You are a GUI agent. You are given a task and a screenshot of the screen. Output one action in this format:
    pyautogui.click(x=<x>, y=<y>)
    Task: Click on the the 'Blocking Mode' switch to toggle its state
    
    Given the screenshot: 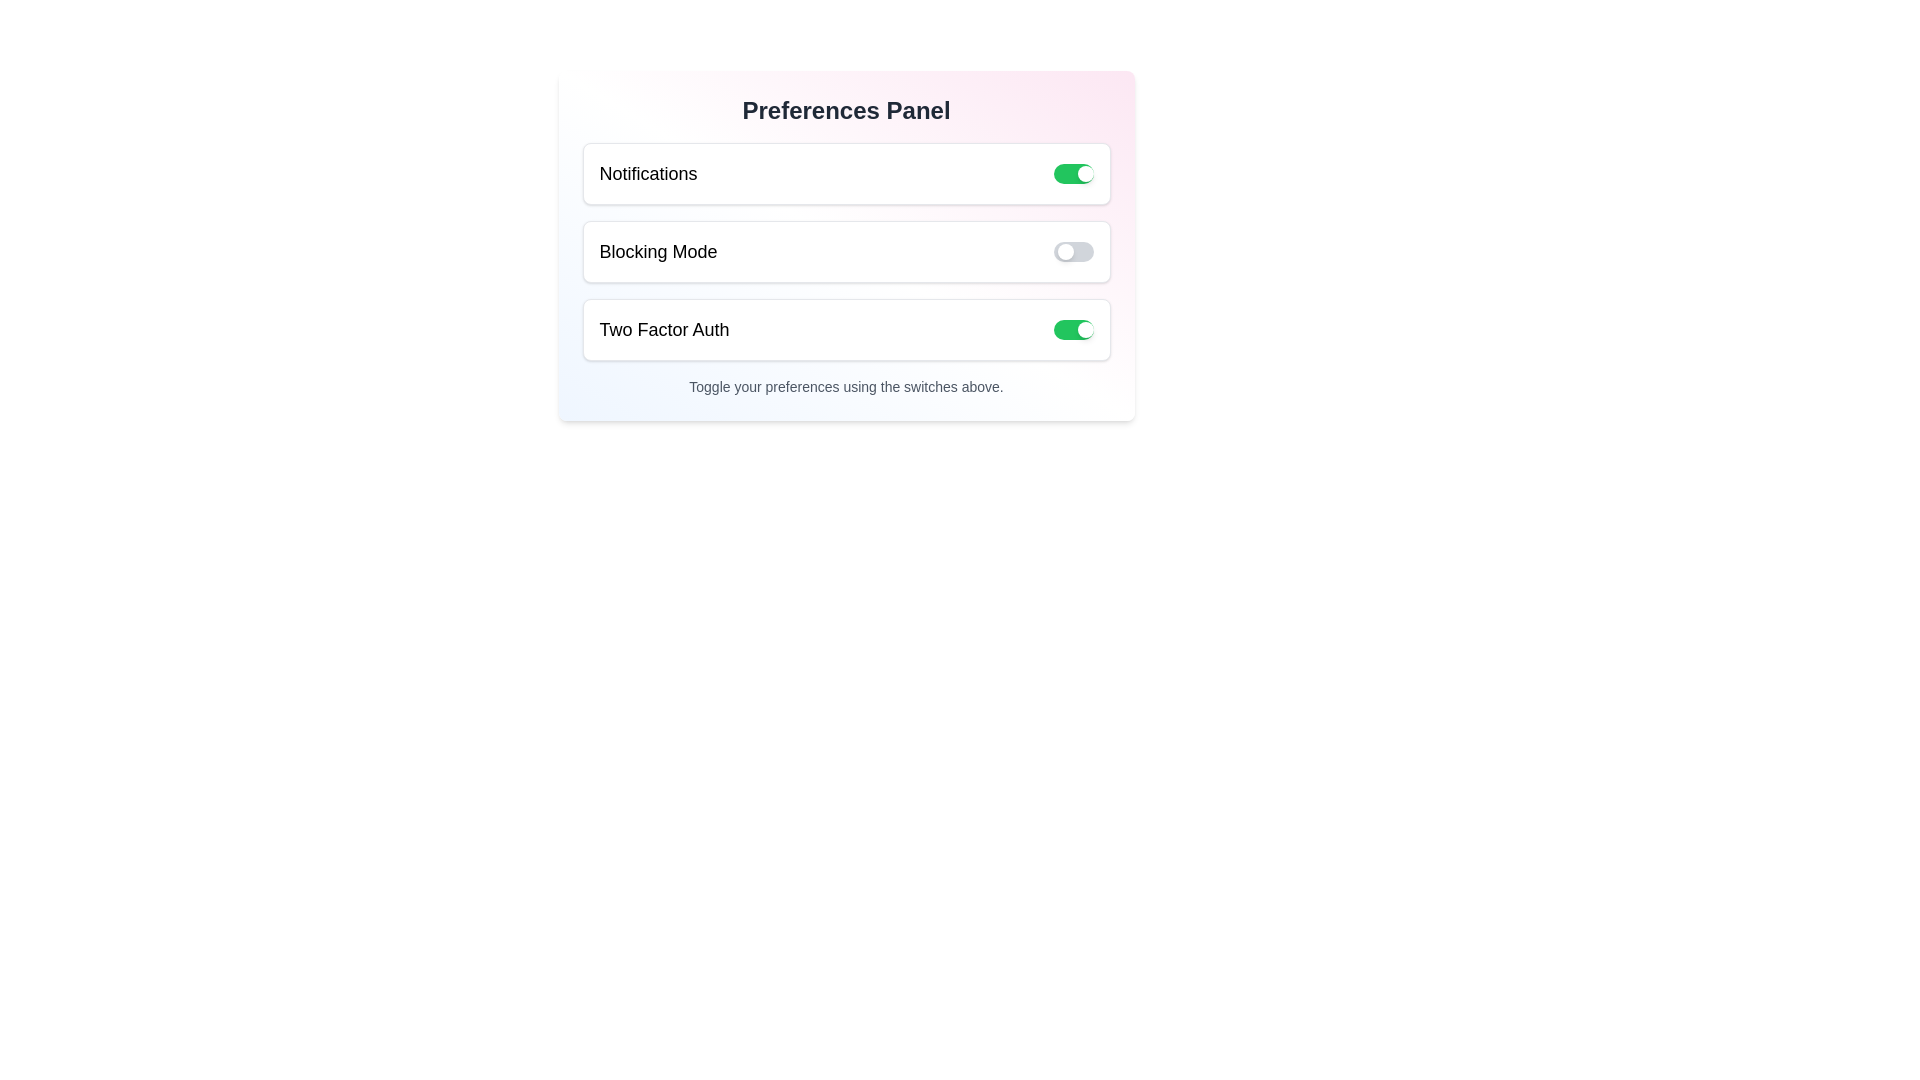 What is the action you would take?
    pyautogui.click(x=1072, y=250)
    